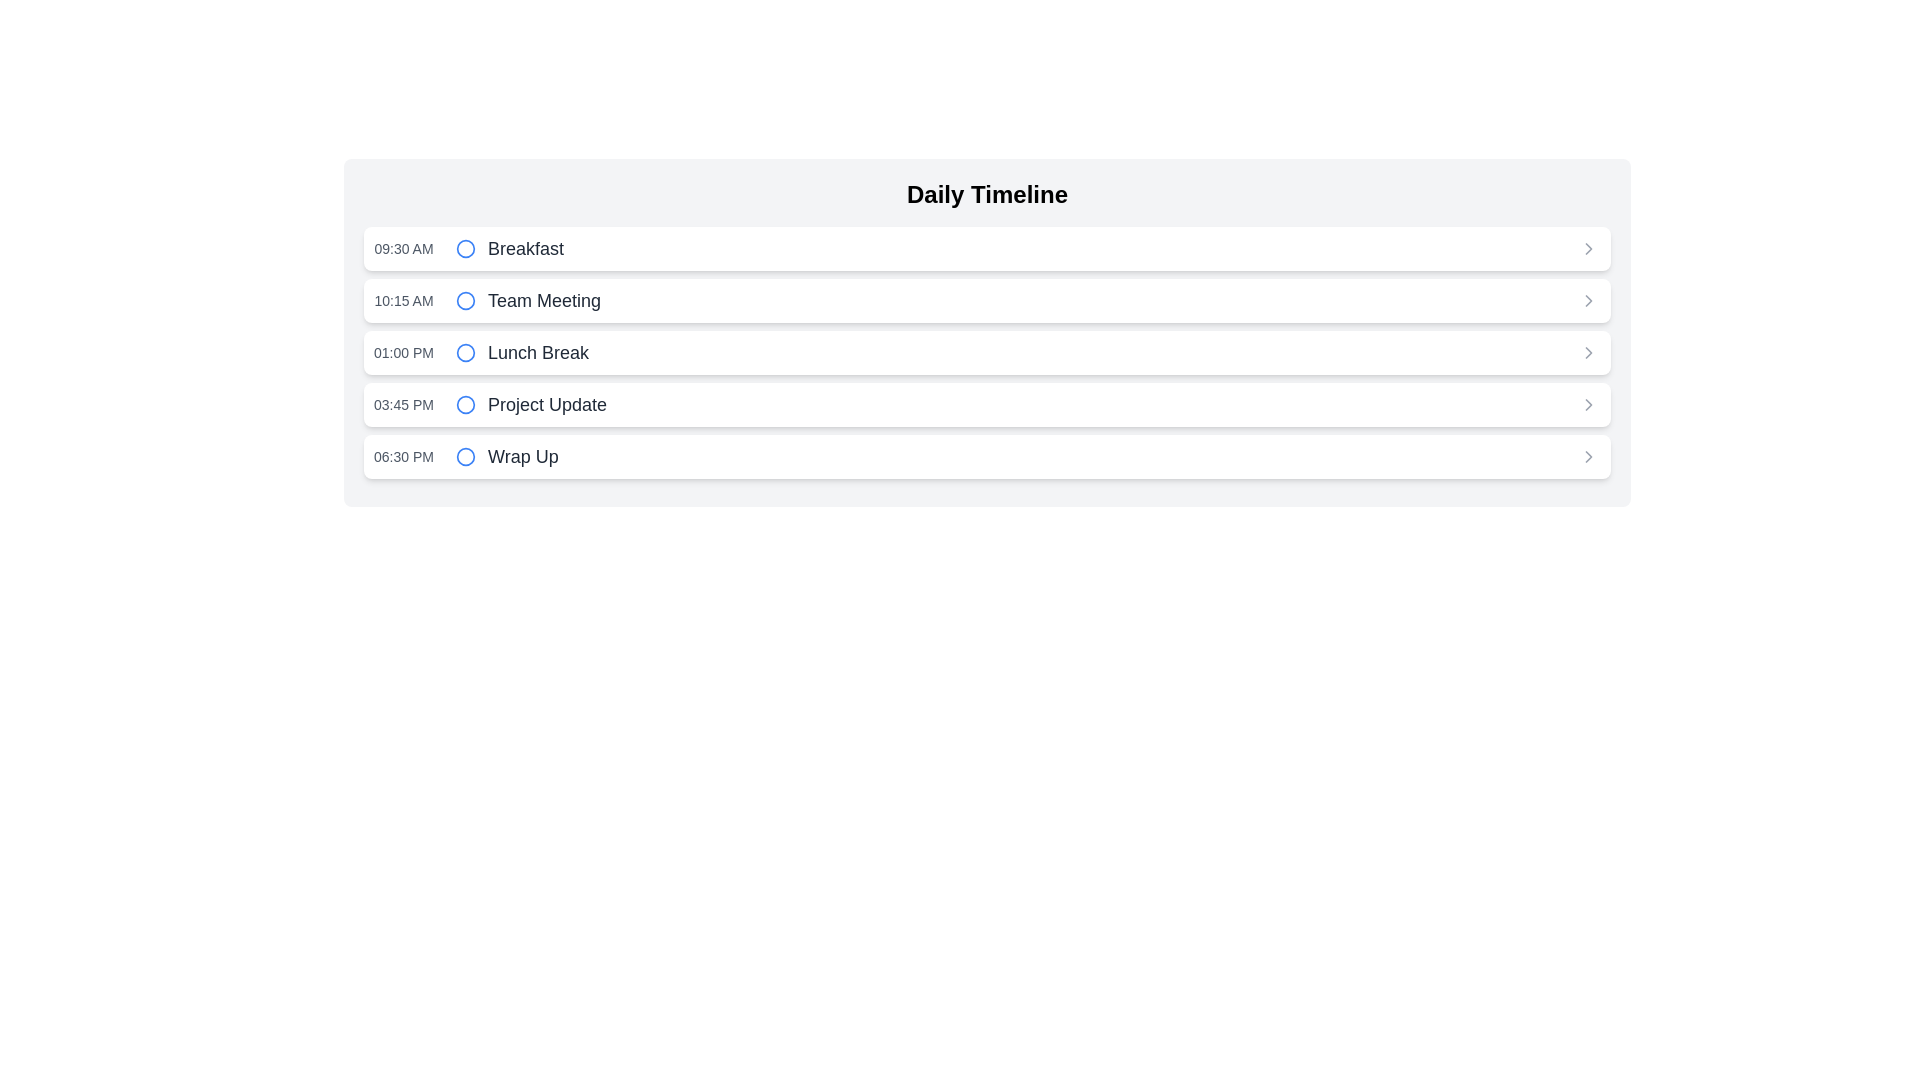 This screenshot has width=1920, height=1080. What do you see at coordinates (464, 300) in the screenshot?
I see `the circular SVG element with a blue border located to the left of the '10:15 AM' time entry for the 'Team Meeting' event in the vertical timeline list` at bounding box center [464, 300].